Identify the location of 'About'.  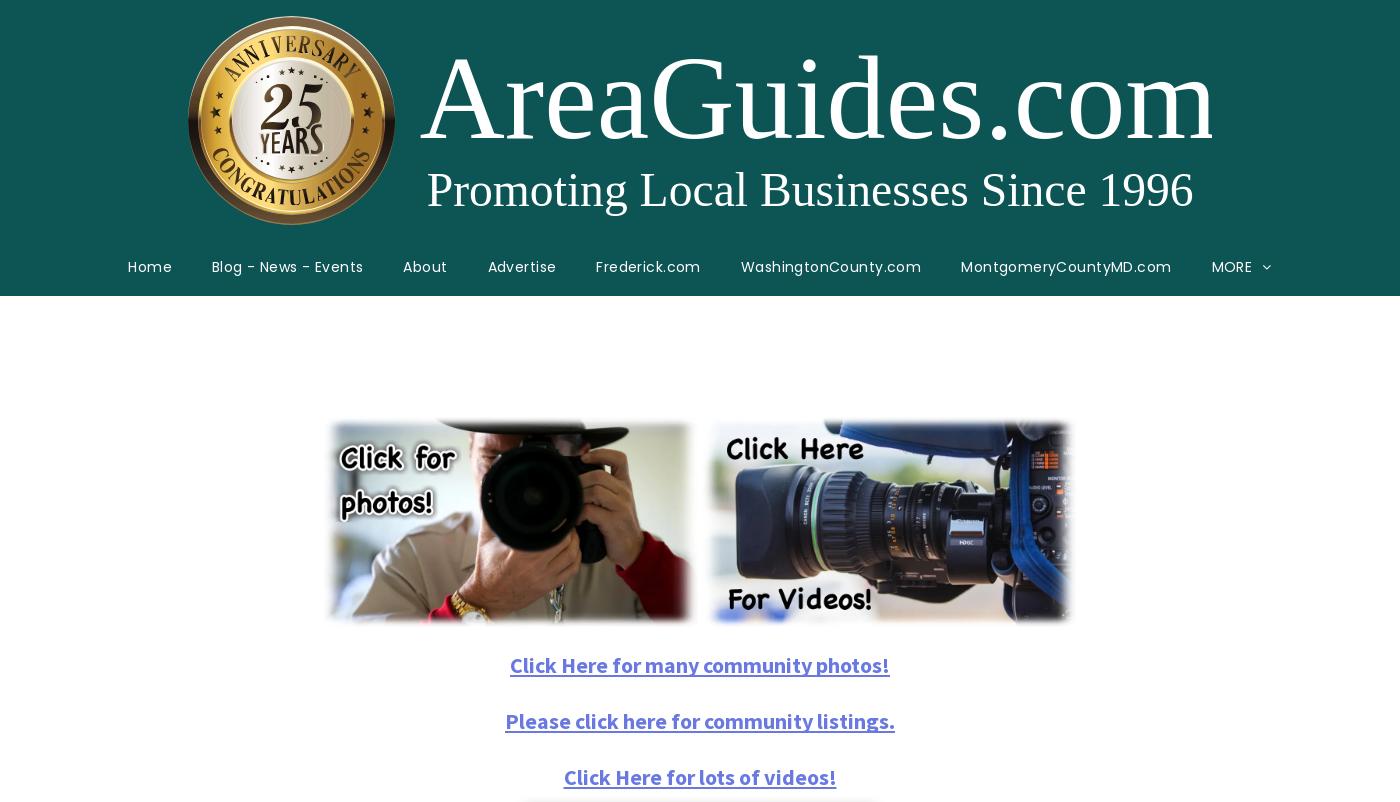
(424, 266).